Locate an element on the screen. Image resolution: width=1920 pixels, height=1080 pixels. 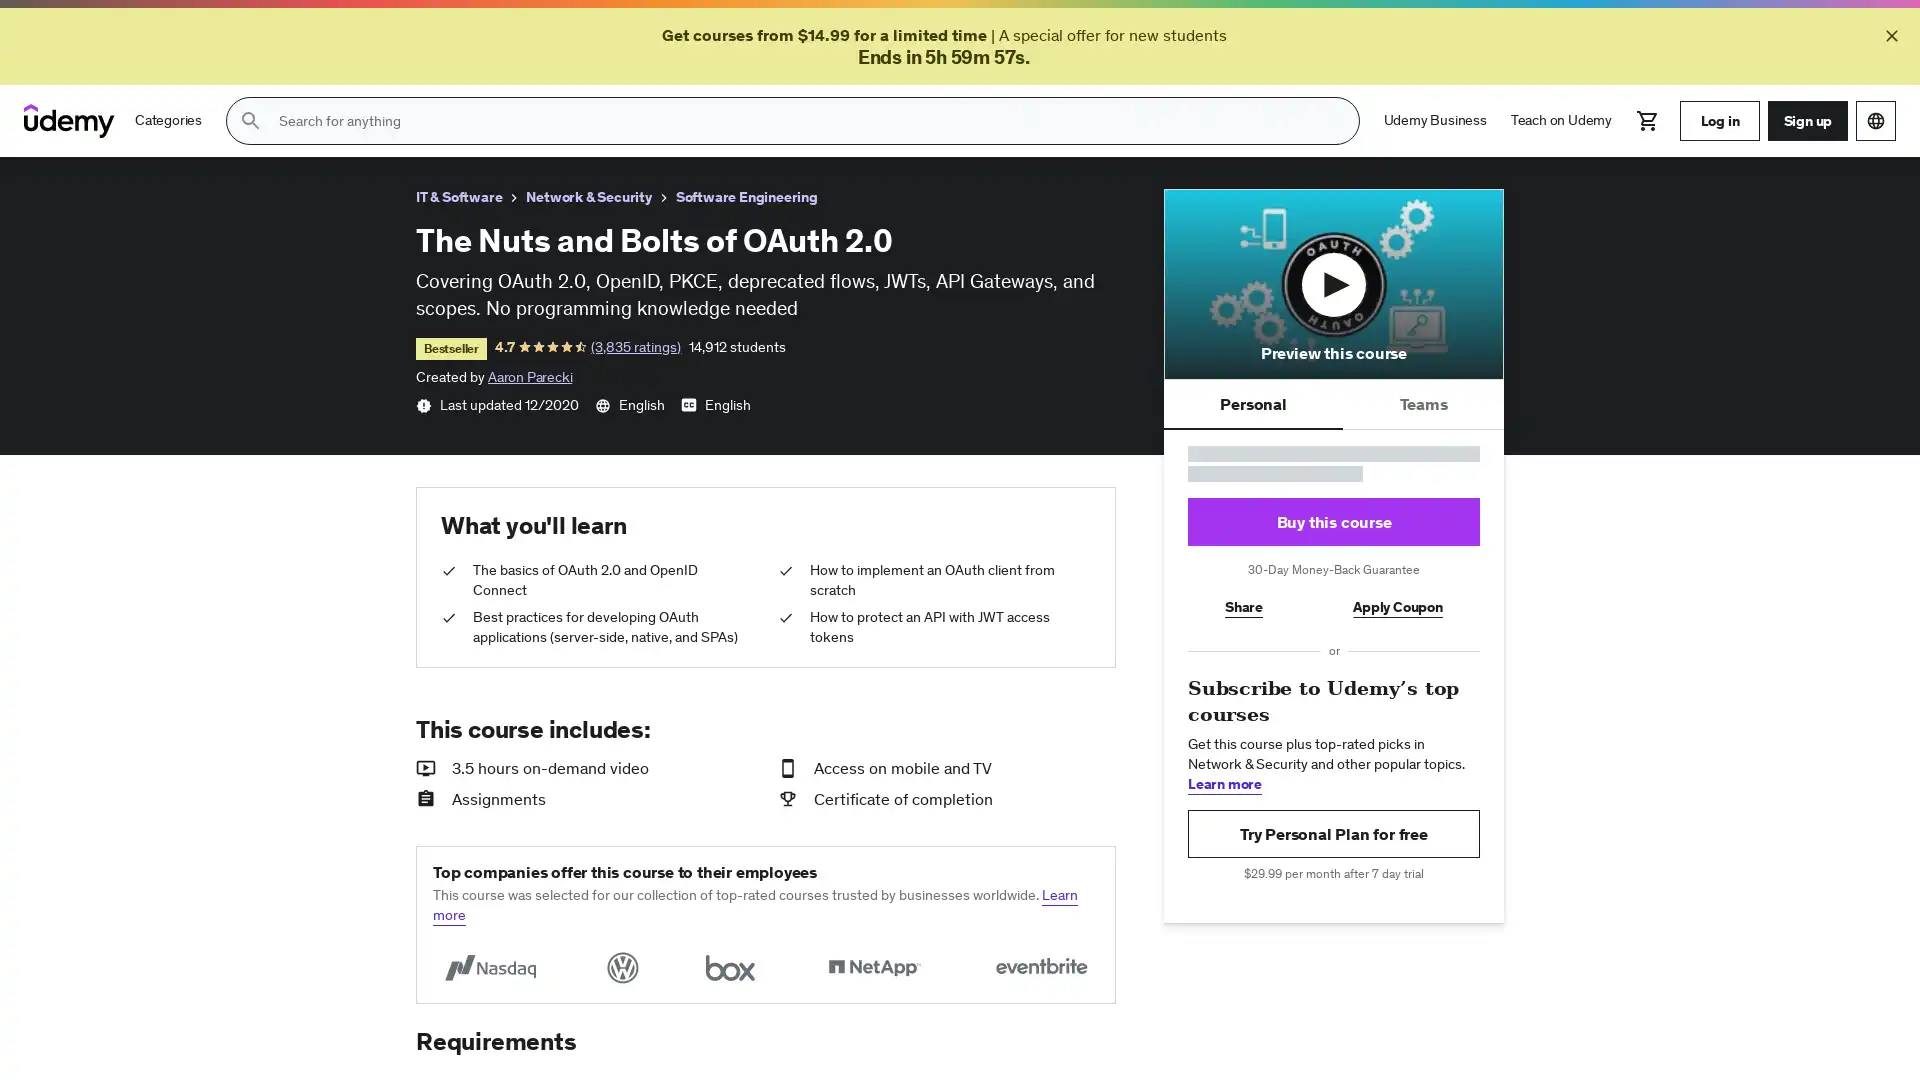
Close is located at coordinates (1890, 35).